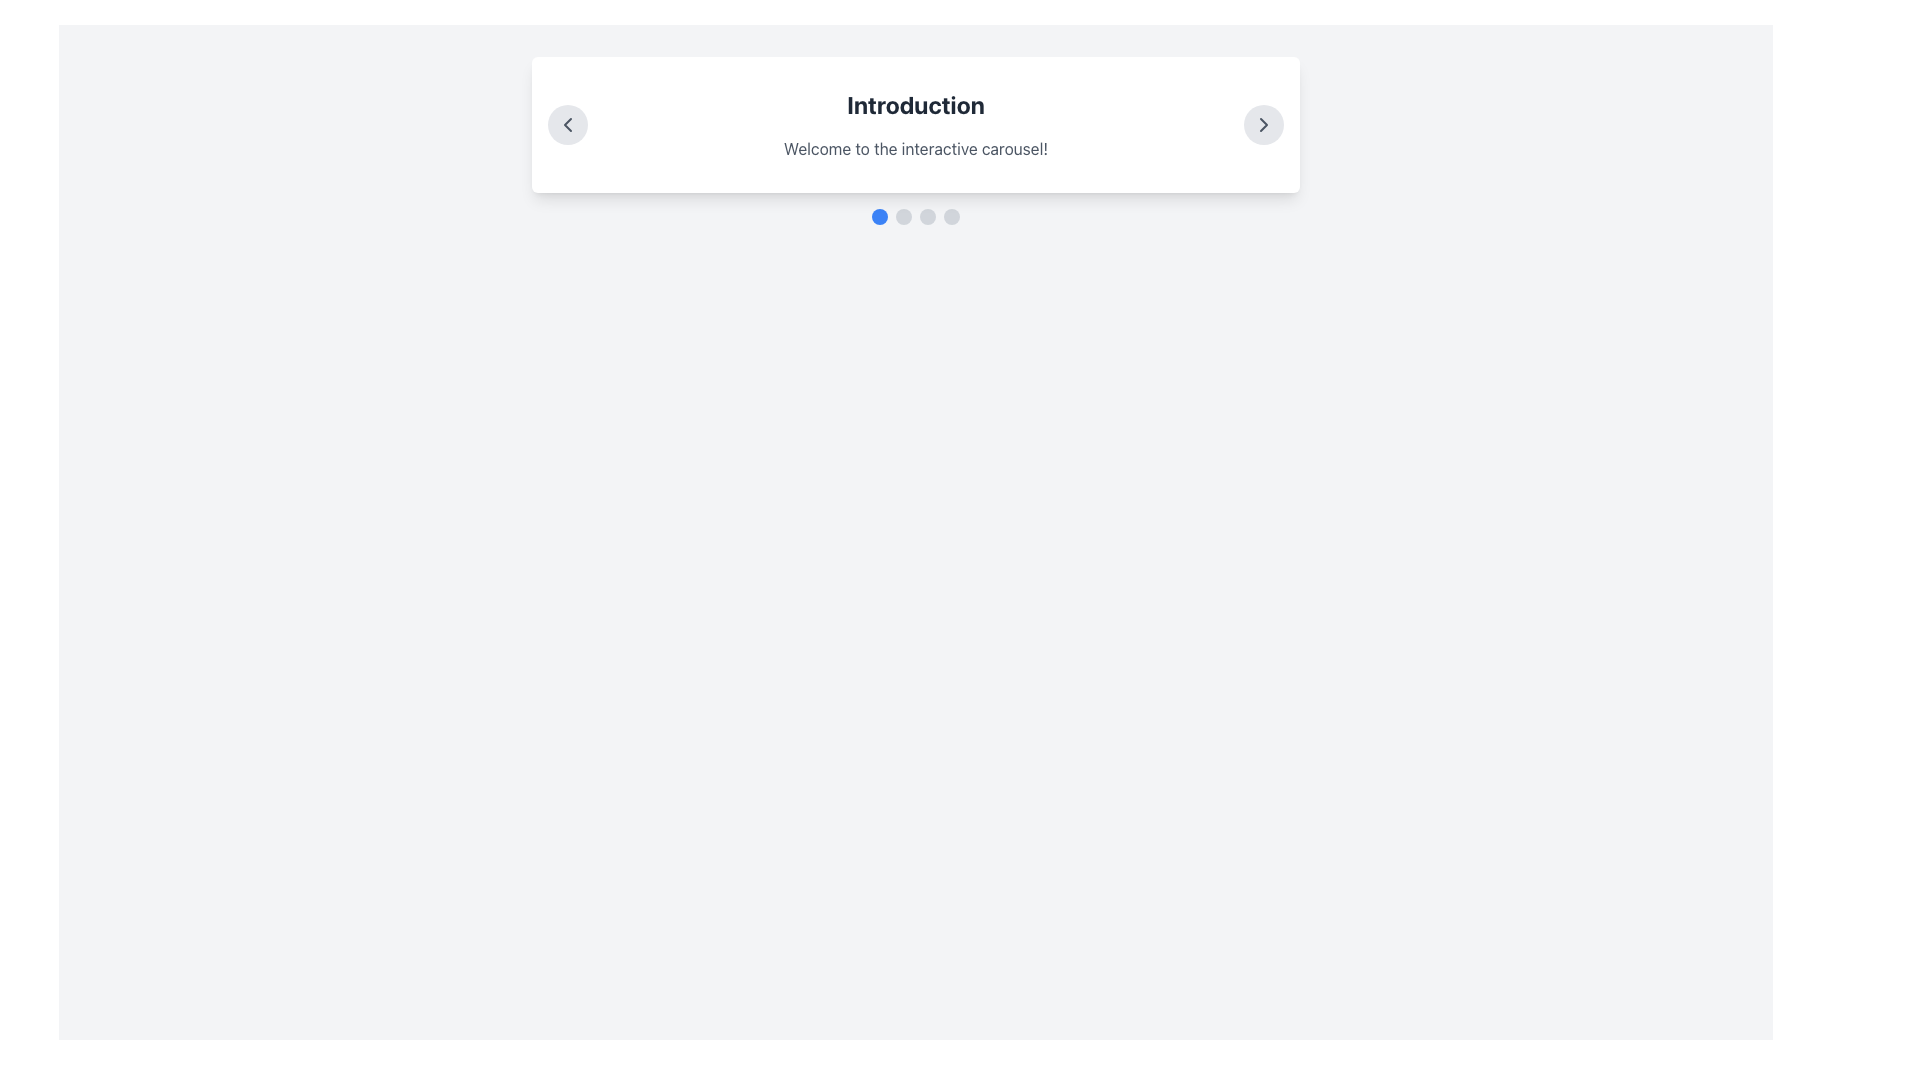 This screenshot has width=1920, height=1080. Describe the element at coordinates (915, 148) in the screenshot. I see `text block that contains 'Welcome to the interactive carousel!', styled in gray and located beneath the title 'Introduction'` at that location.